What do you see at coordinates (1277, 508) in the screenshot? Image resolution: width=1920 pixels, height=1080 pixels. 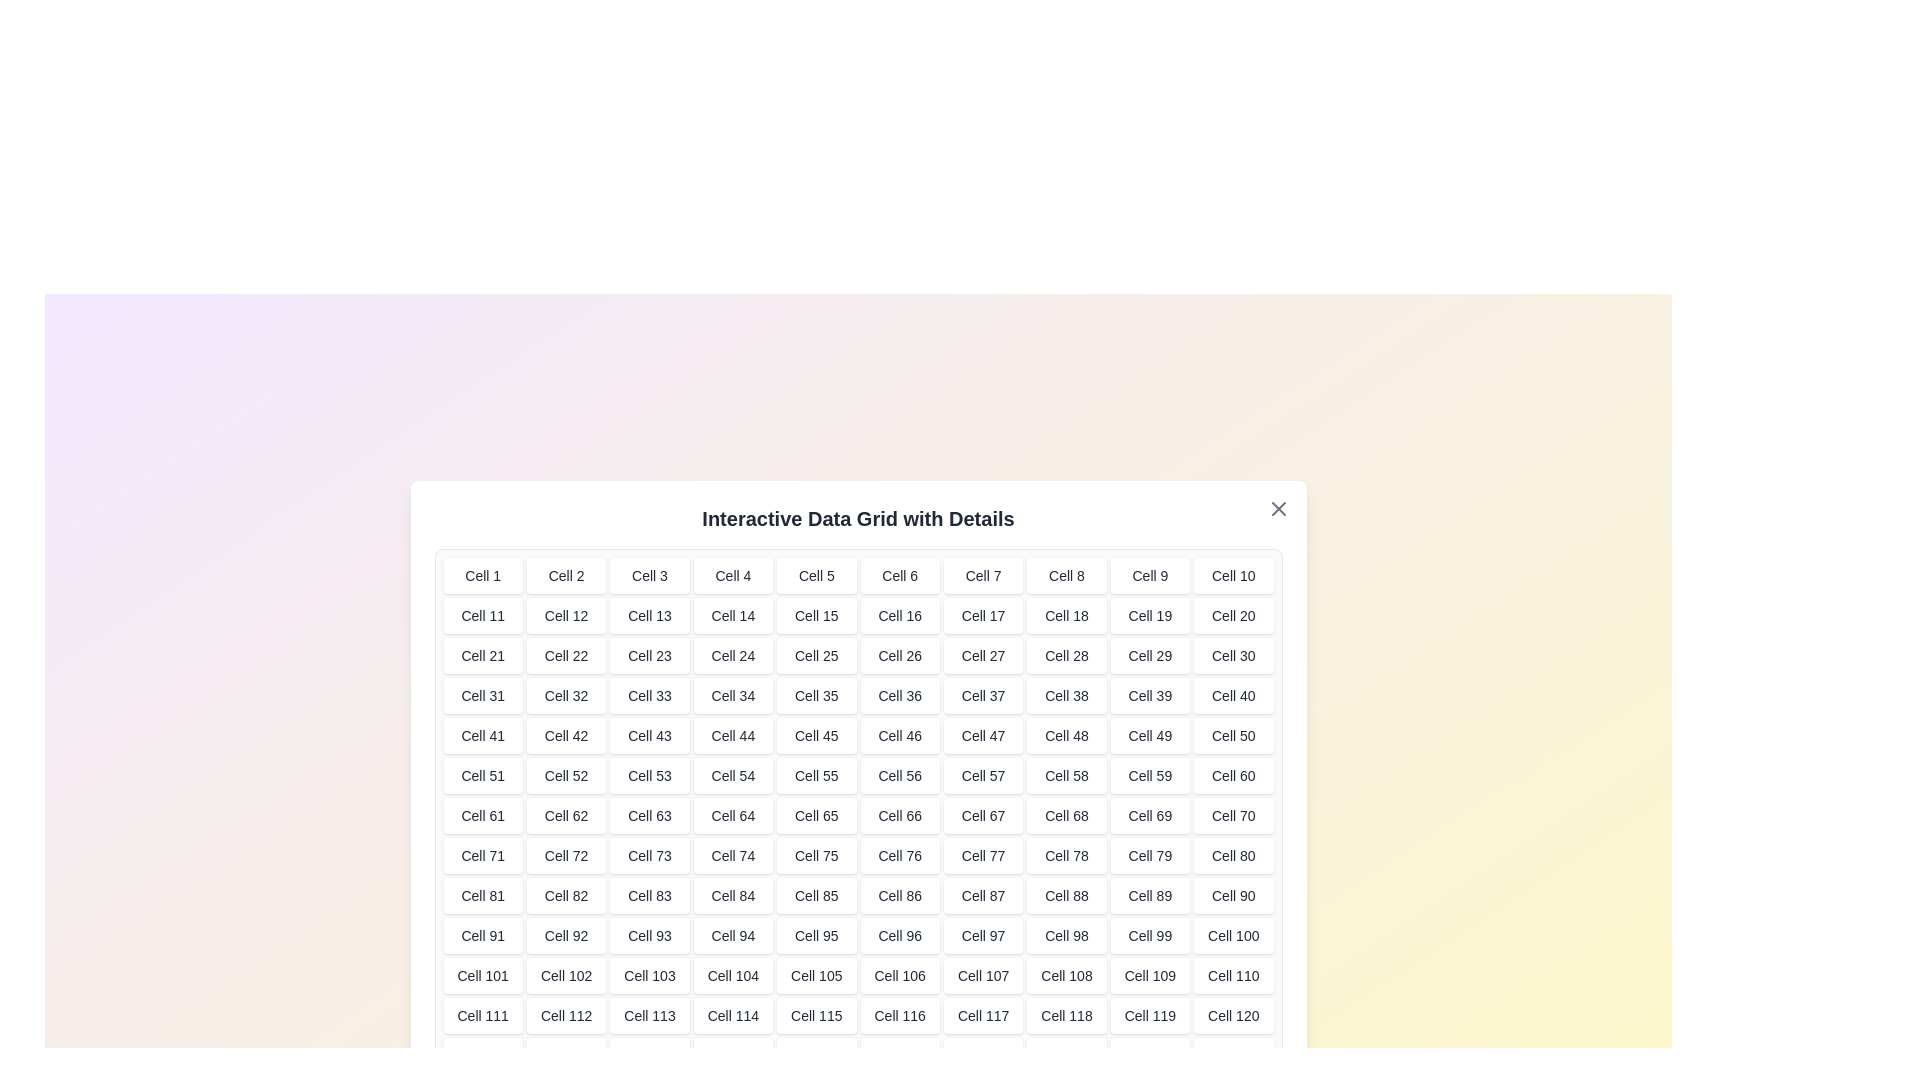 I see `the close button to close the dialog` at bounding box center [1277, 508].